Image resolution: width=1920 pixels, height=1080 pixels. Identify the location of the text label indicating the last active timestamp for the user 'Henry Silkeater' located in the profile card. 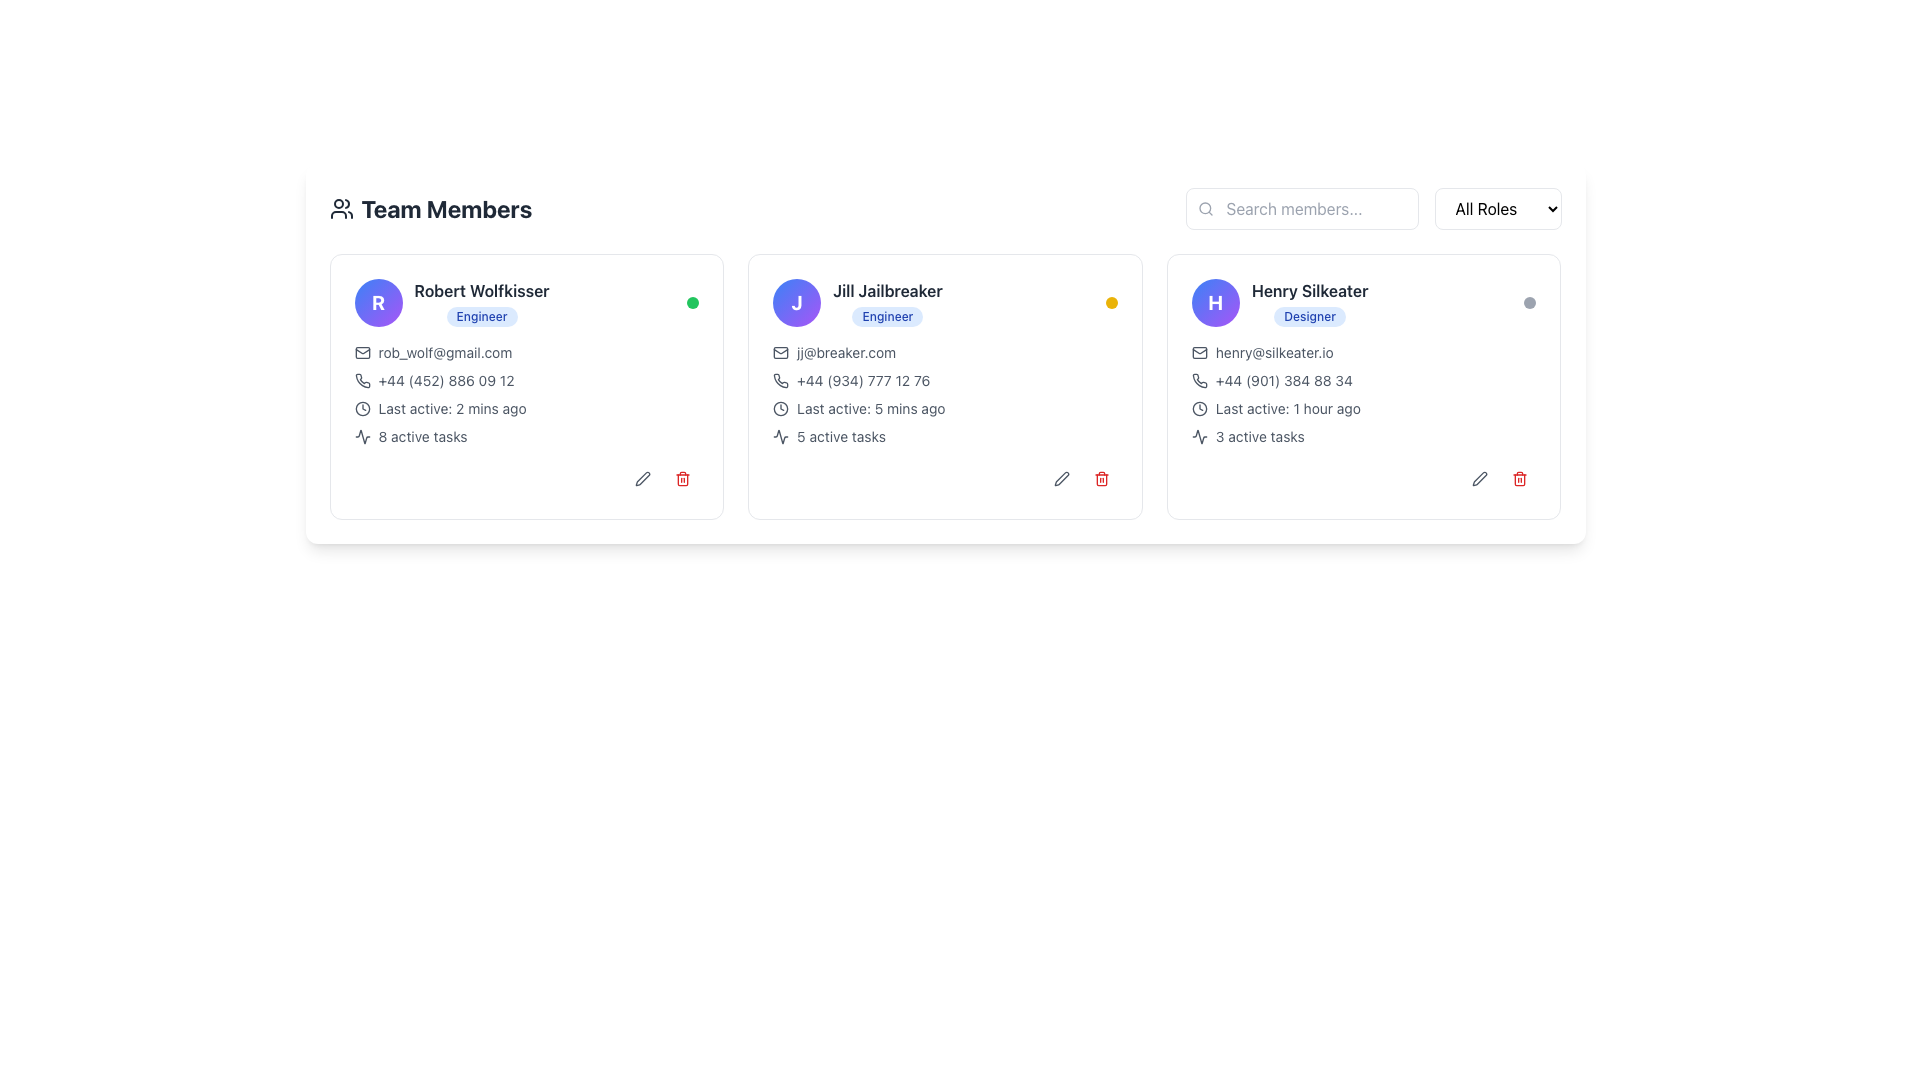
(1288, 407).